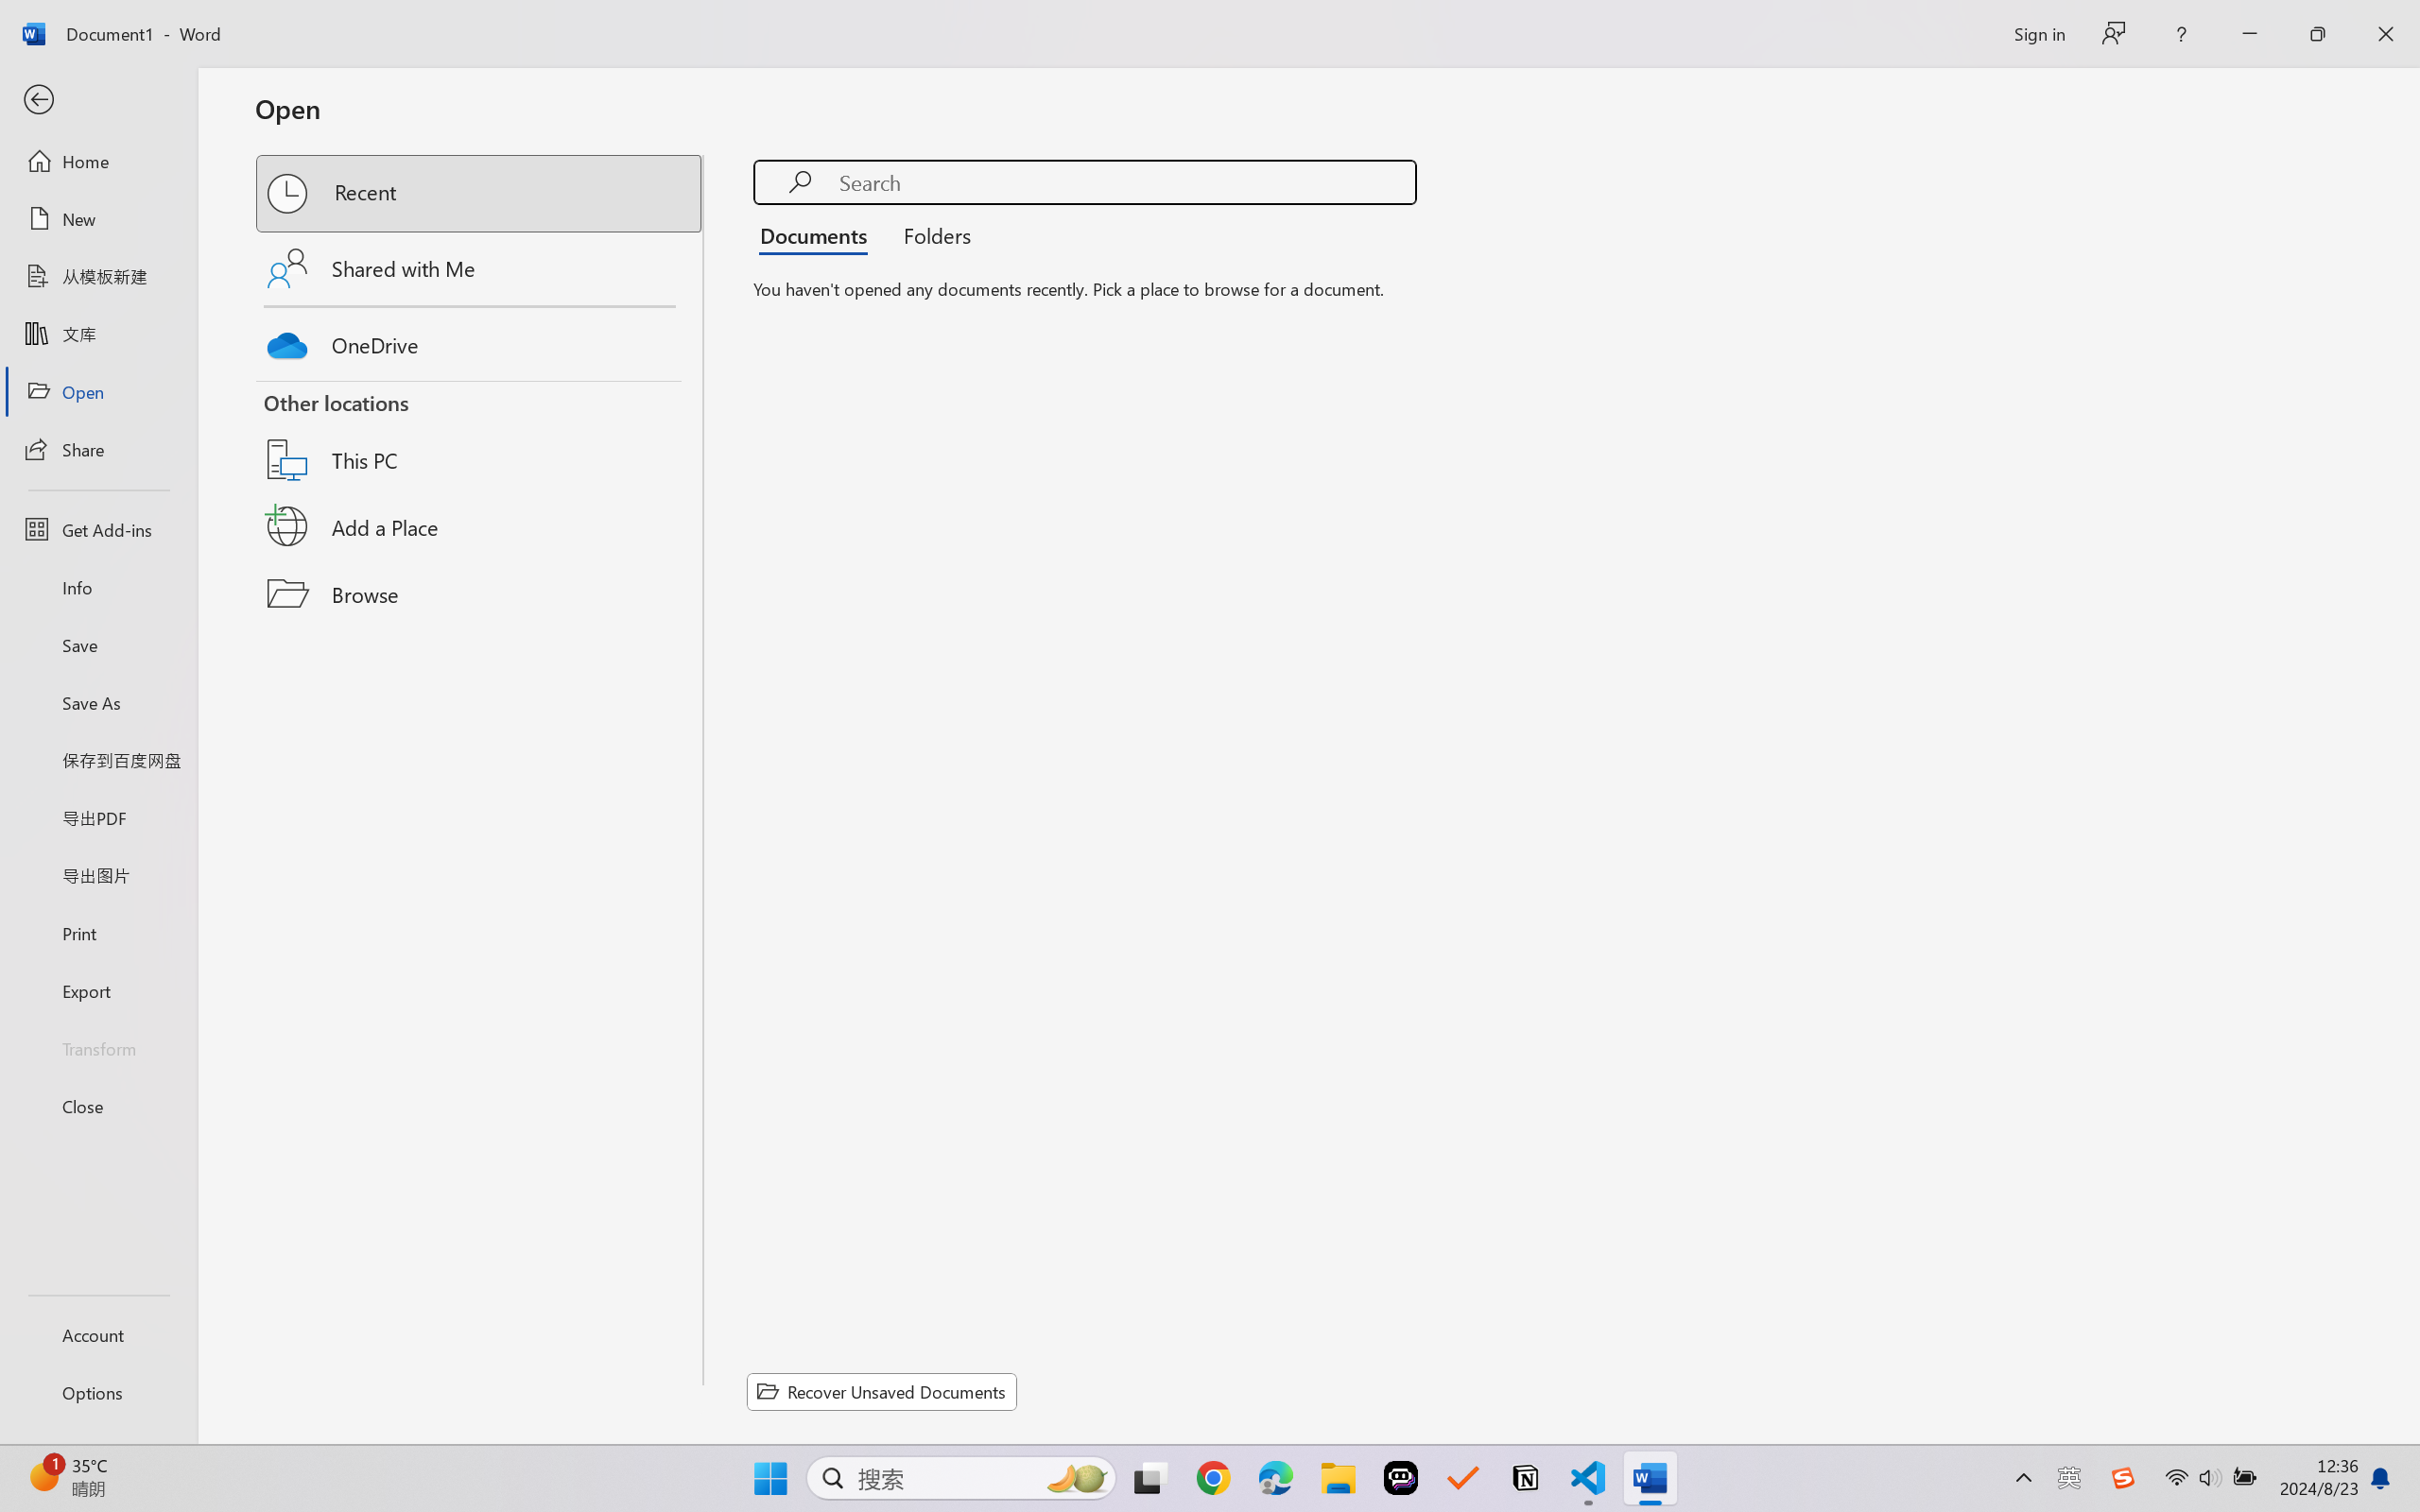 Image resolution: width=2420 pixels, height=1512 pixels. What do you see at coordinates (931, 233) in the screenshot?
I see `'Folders'` at bounding box center [931, 233].